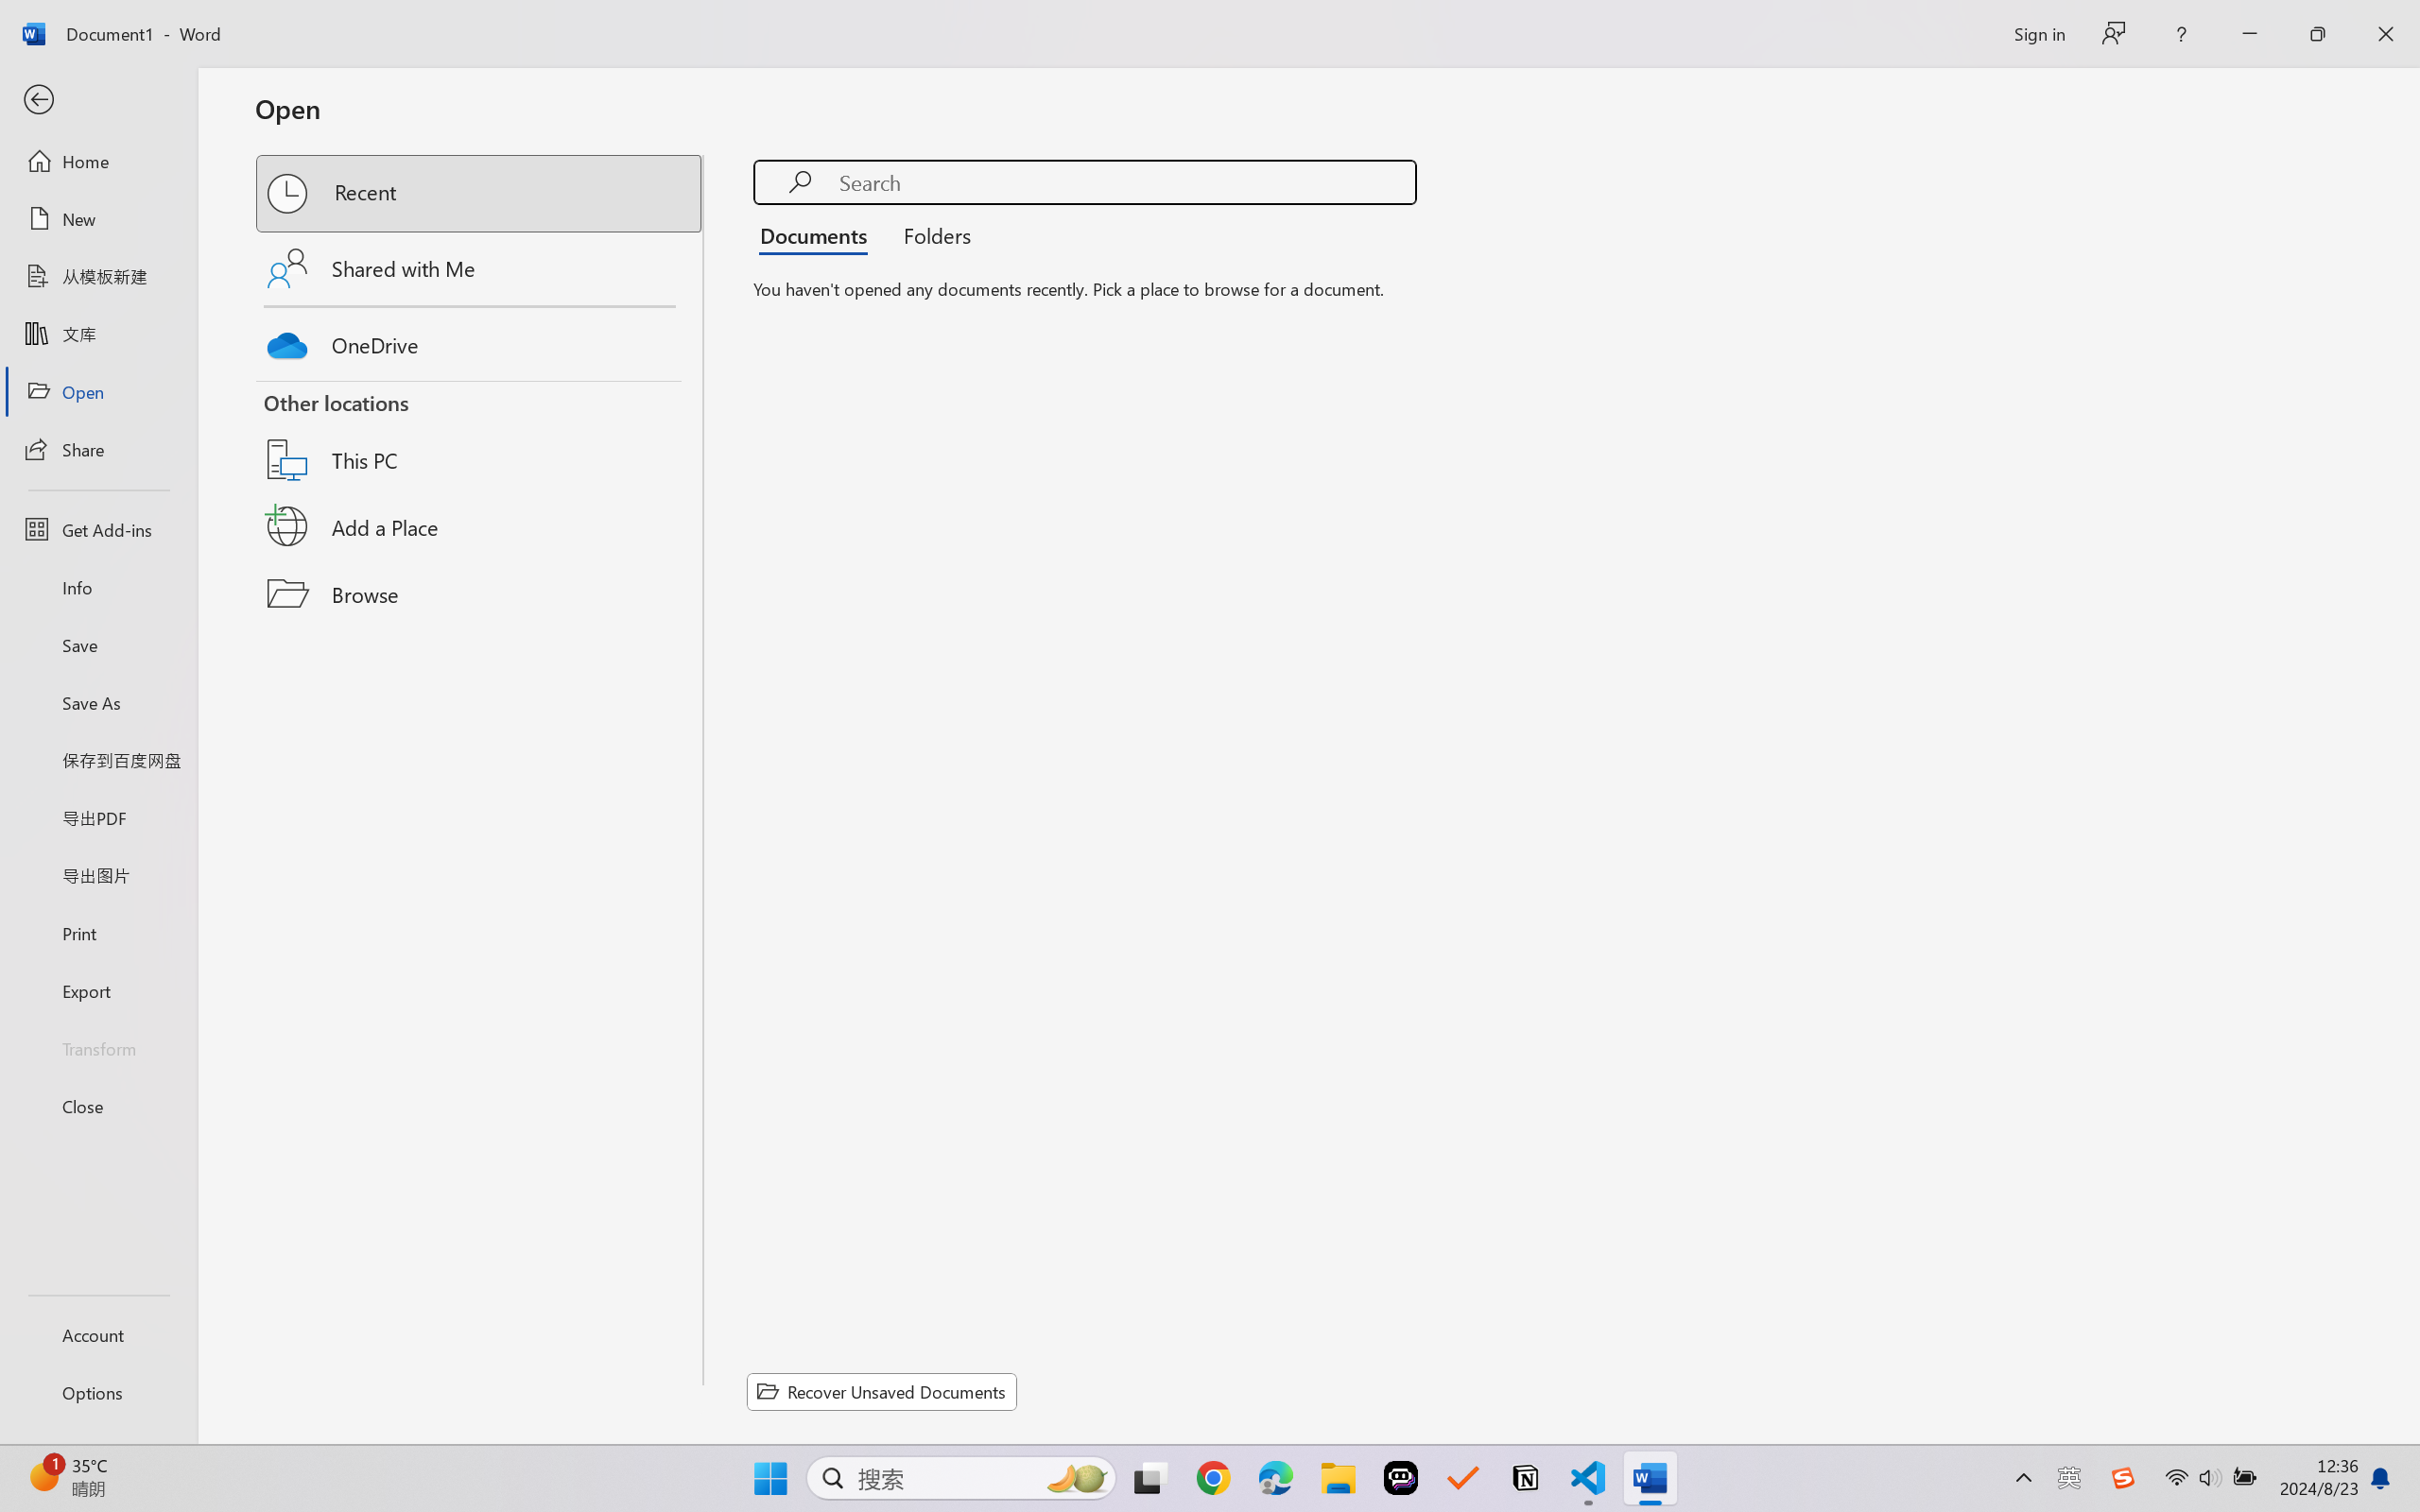 Image resolution: width=2420 pixels, height=1512 pixels. What do you see at coordinates (931, 233) in the screenshot?
I see `'Folders'` at bounding box center [931, 233].